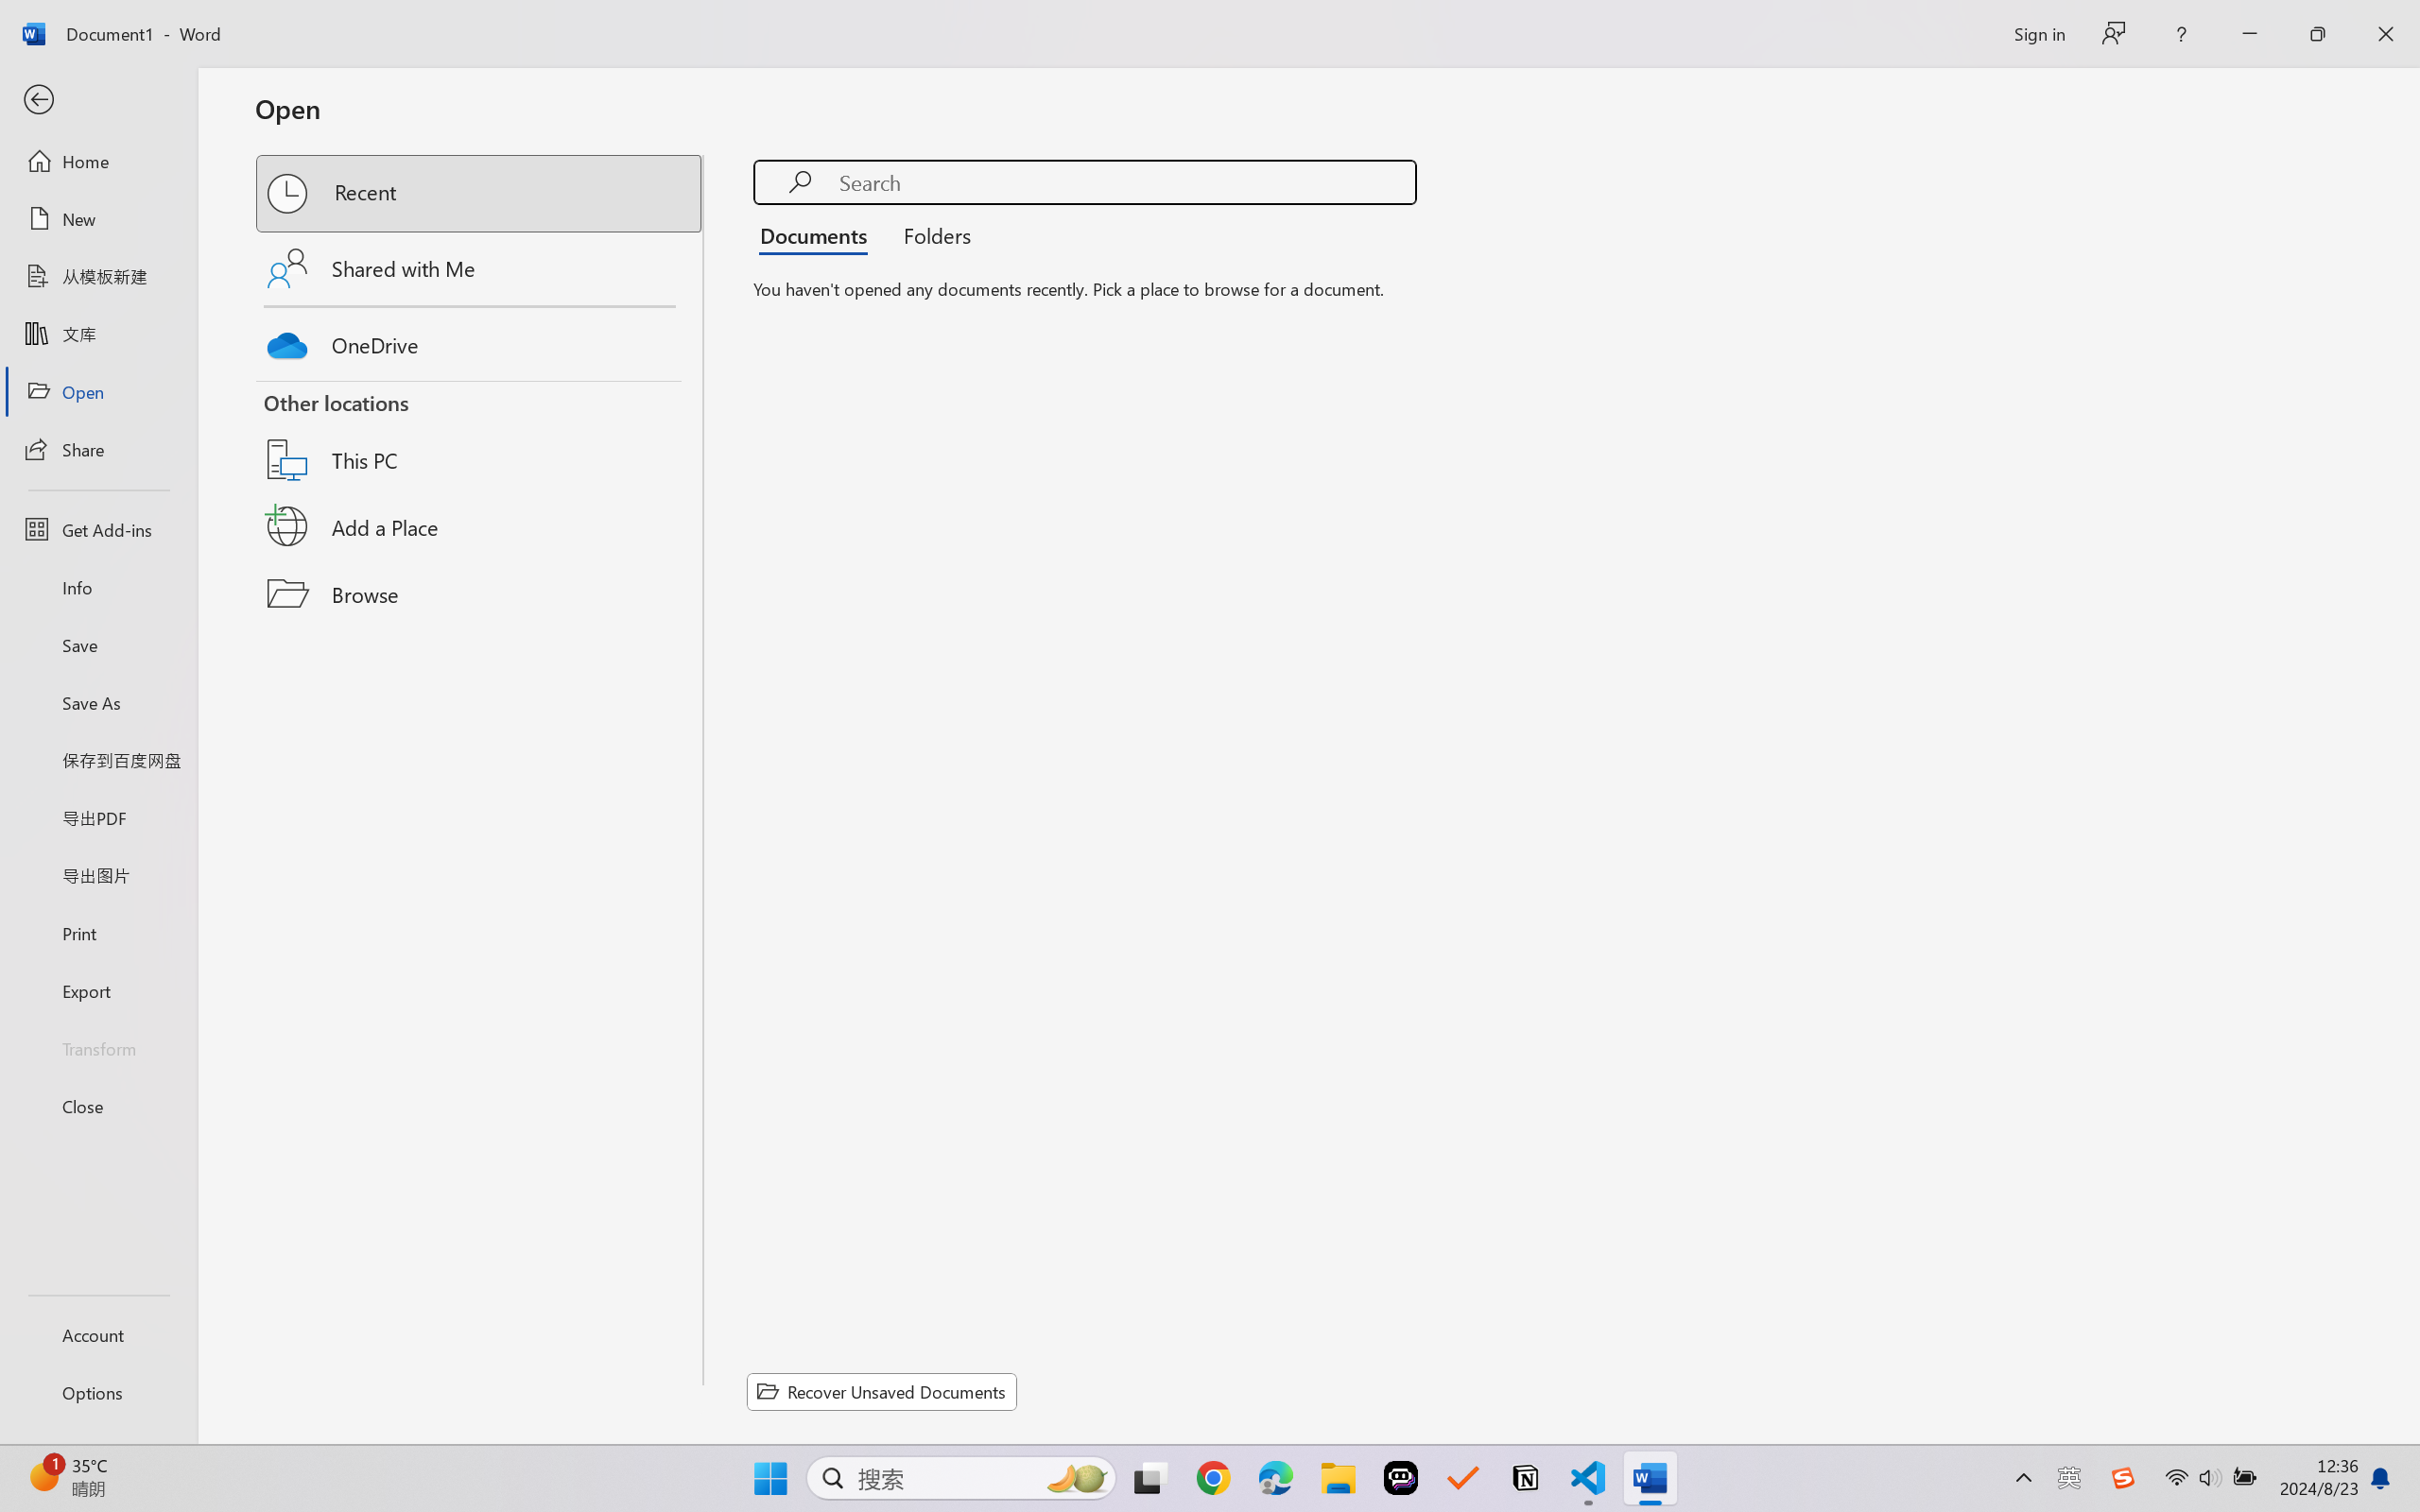 Image resolution: width=2420 pixels, height=1512 pixels. What do you see at coordinates (931, 233) in the screenshot?
I see `'Folders'` at bounding box center [931, 233].